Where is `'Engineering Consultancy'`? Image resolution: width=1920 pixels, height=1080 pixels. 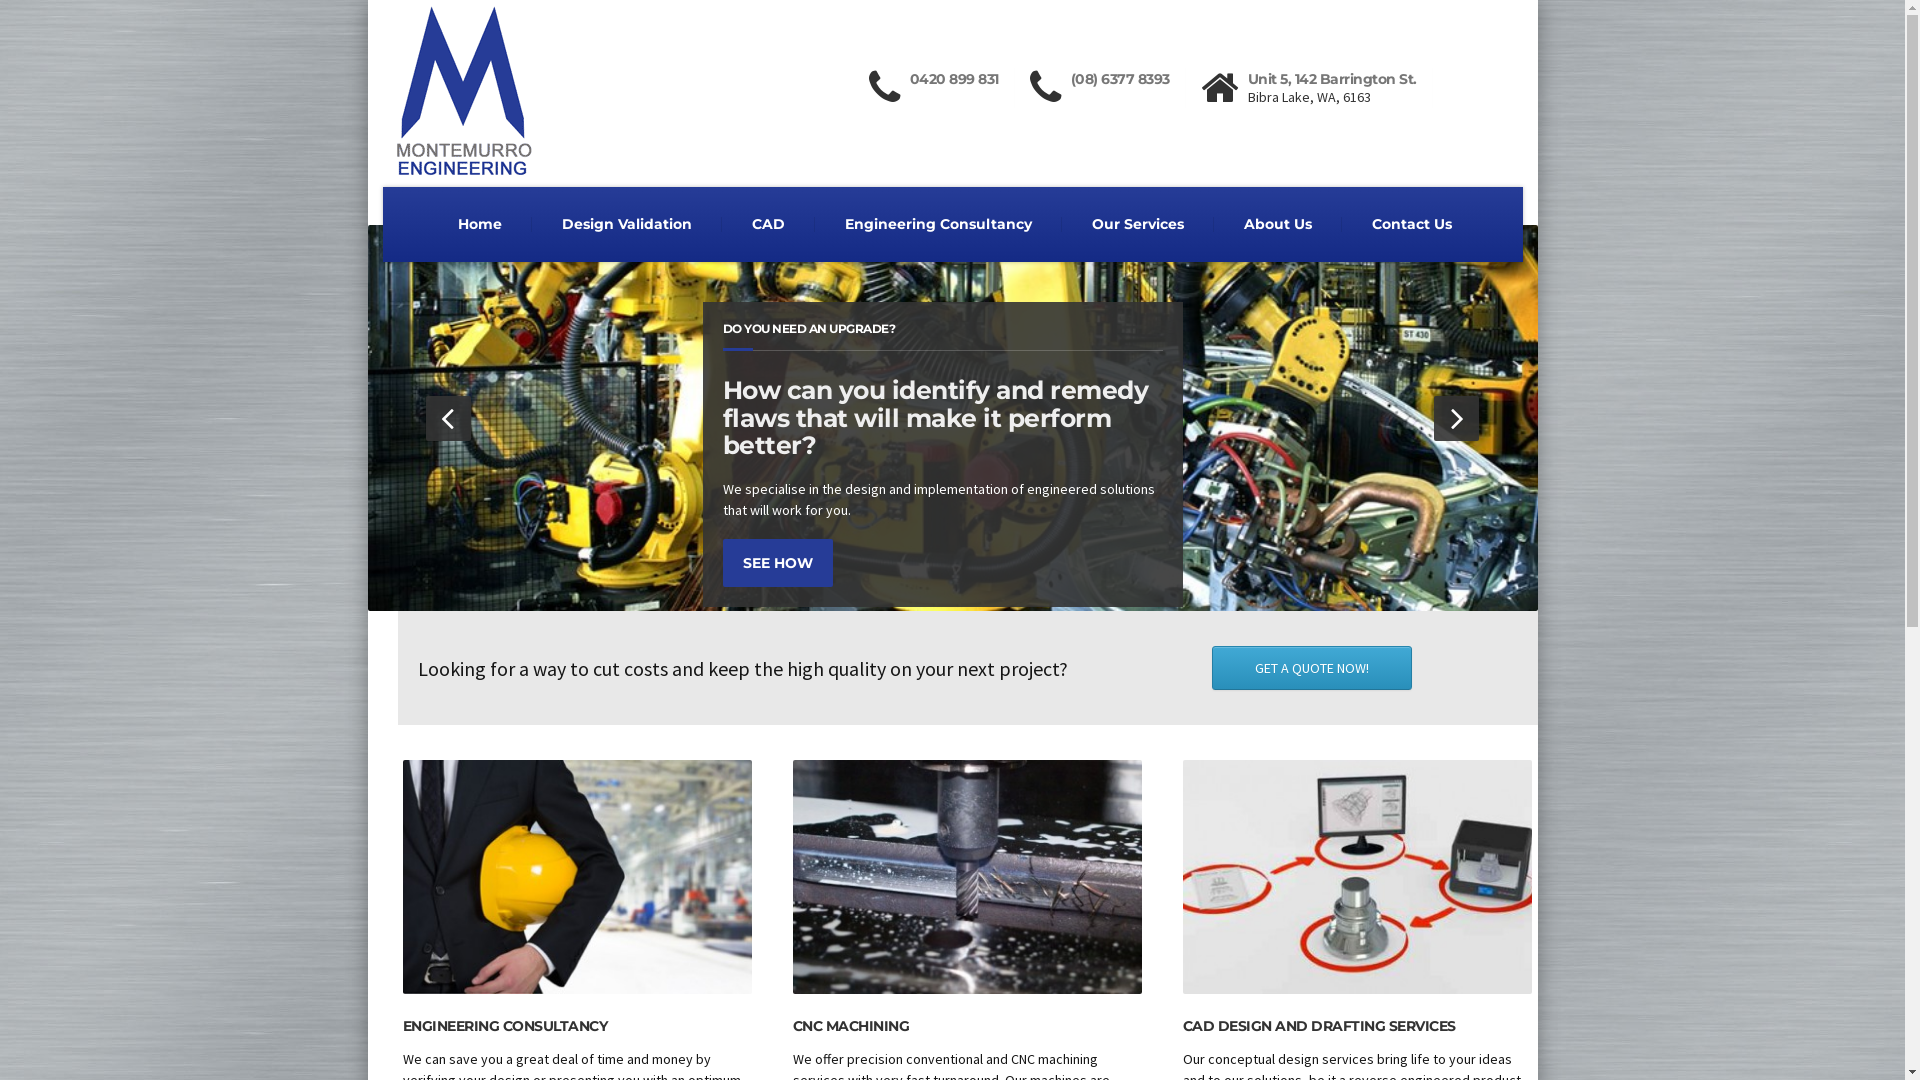
'Engineering Consultancy' is located at coordinates (936, 224).